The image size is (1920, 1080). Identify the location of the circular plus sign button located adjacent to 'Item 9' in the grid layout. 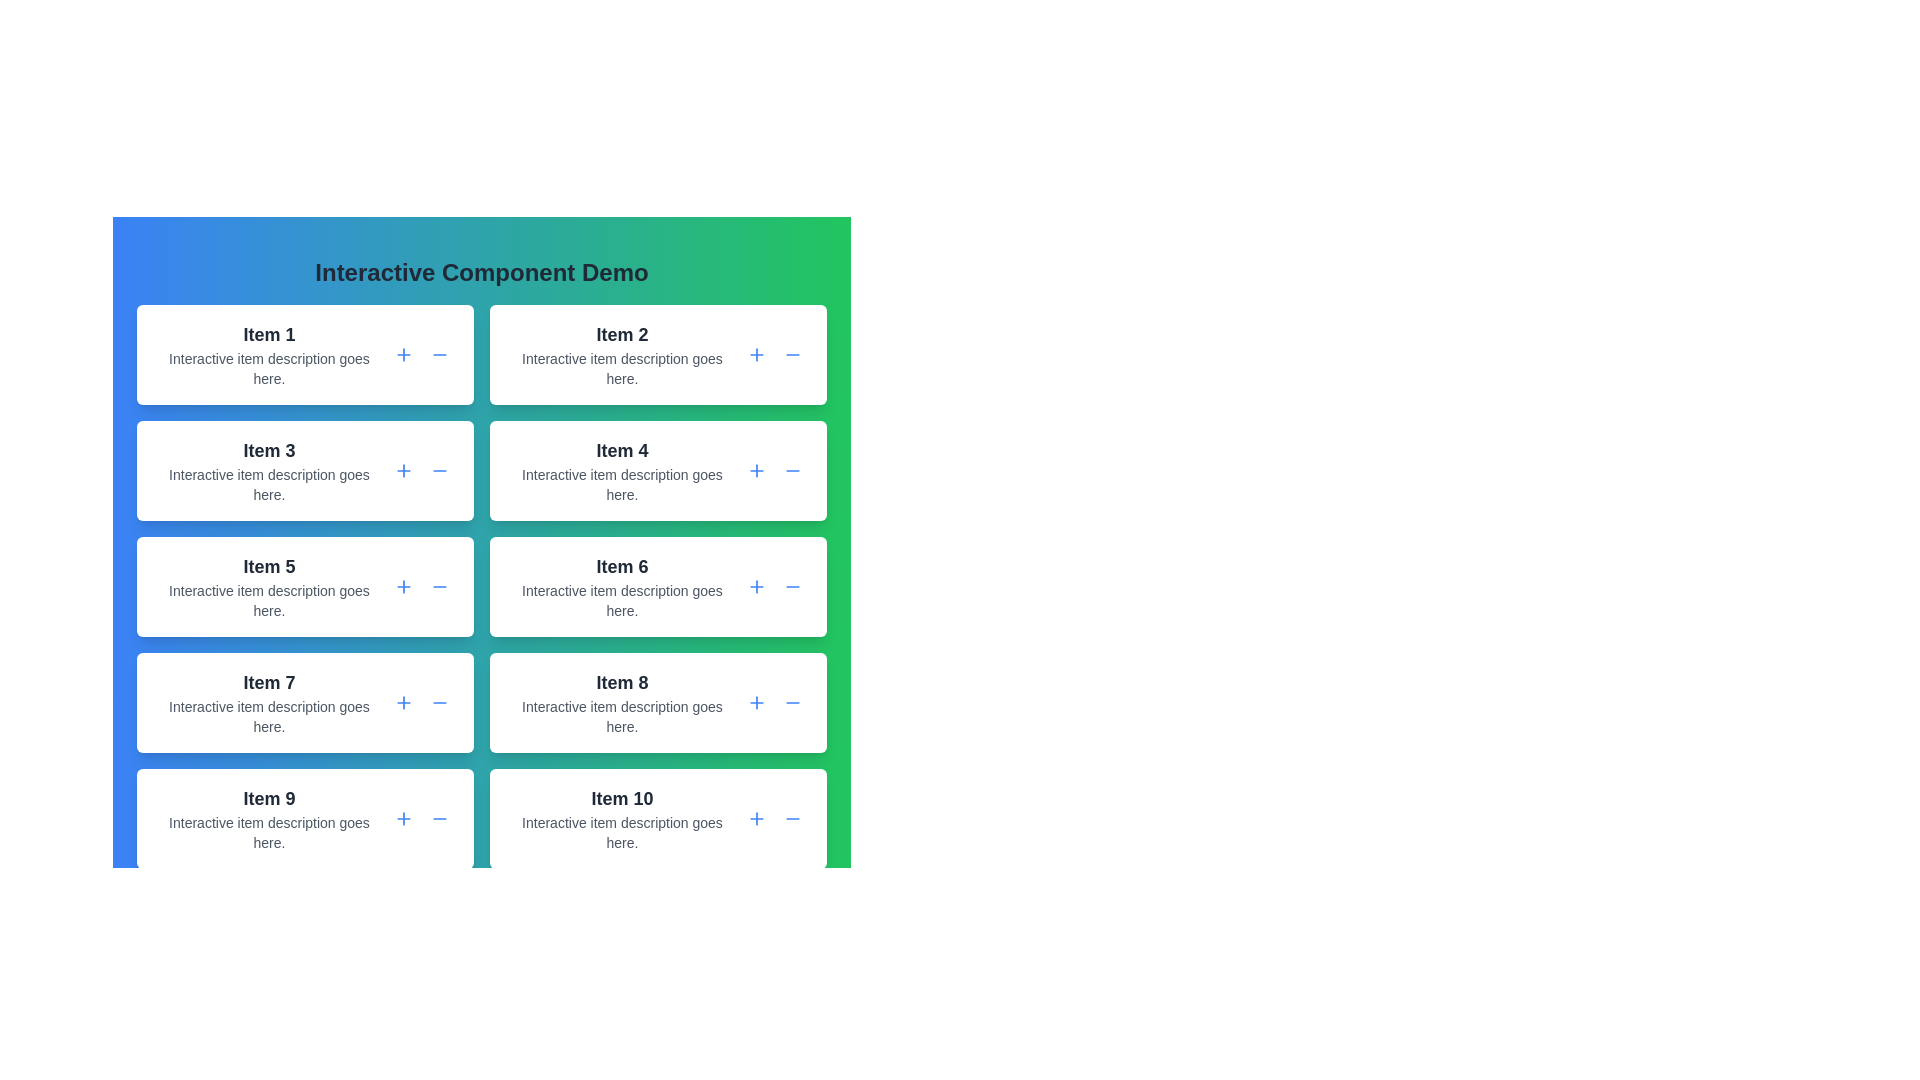
(402, 818).